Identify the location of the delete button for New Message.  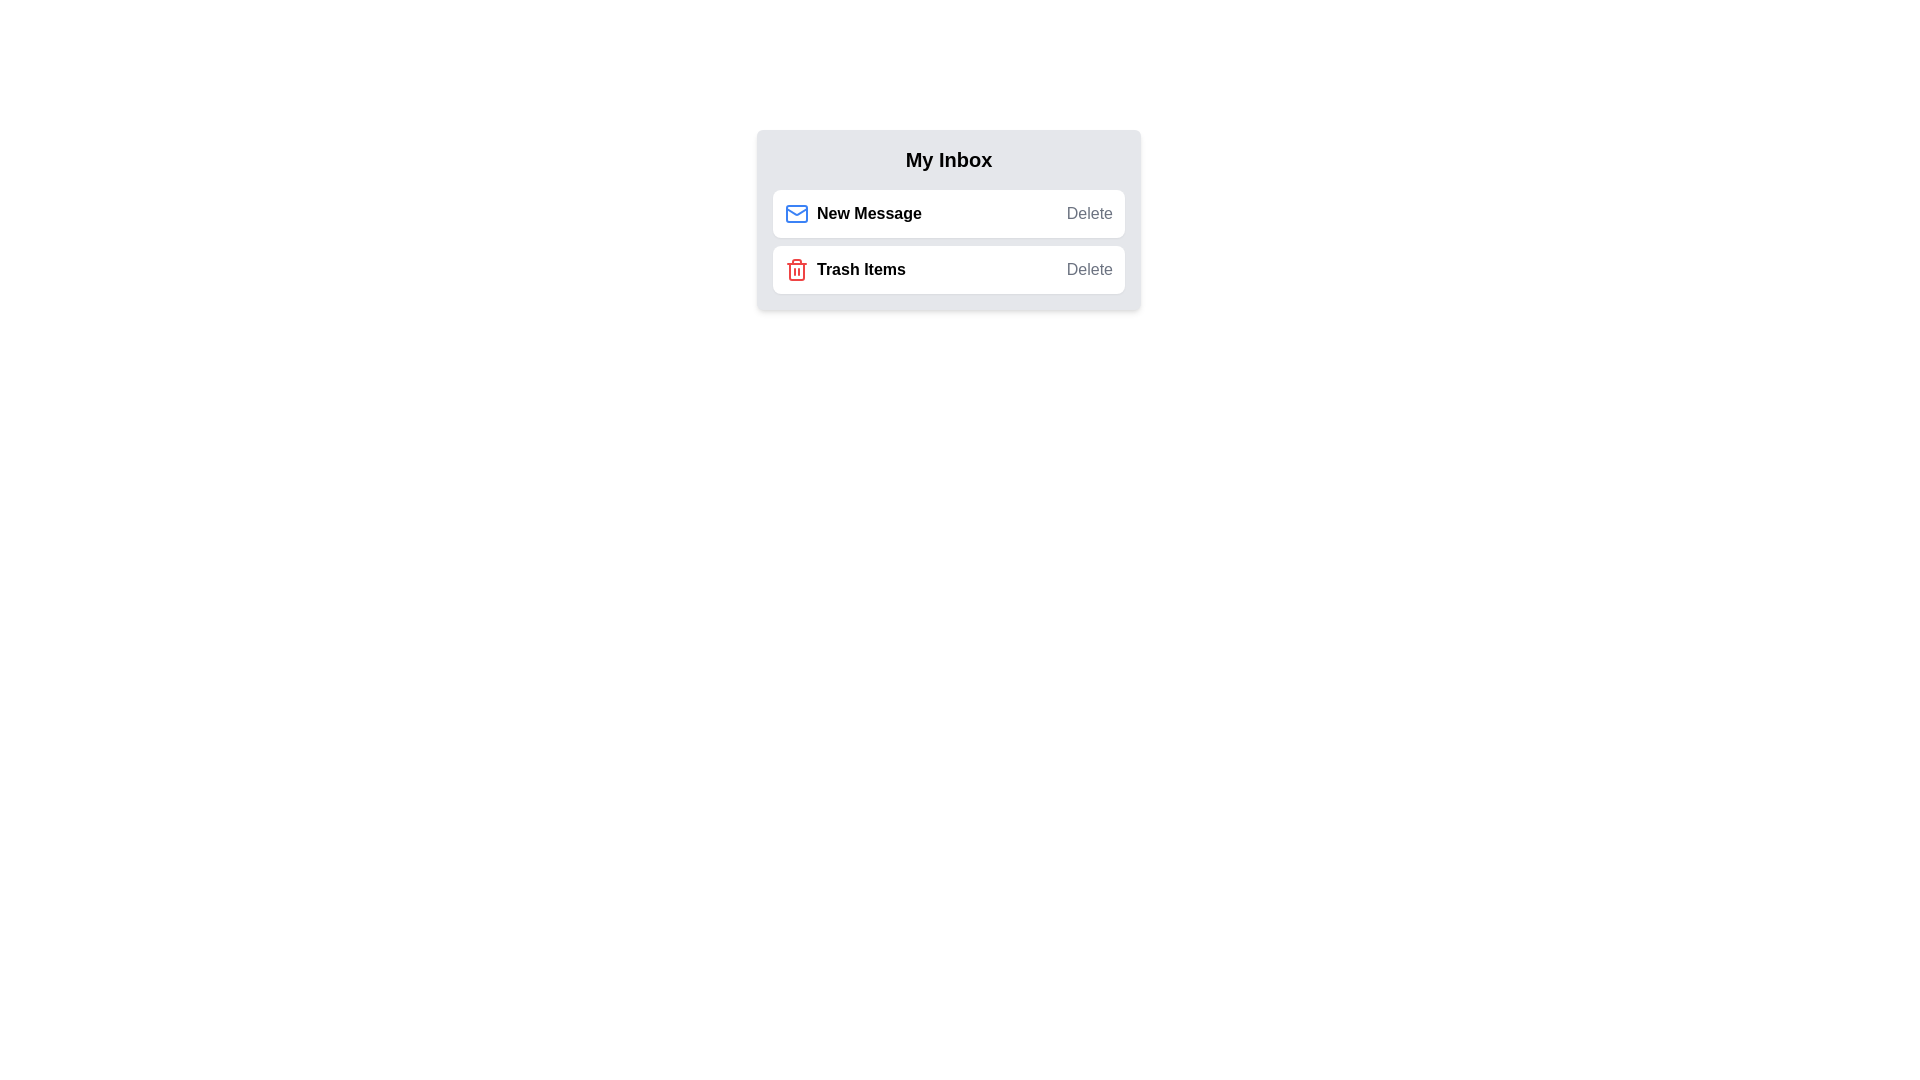
(1088, 213).